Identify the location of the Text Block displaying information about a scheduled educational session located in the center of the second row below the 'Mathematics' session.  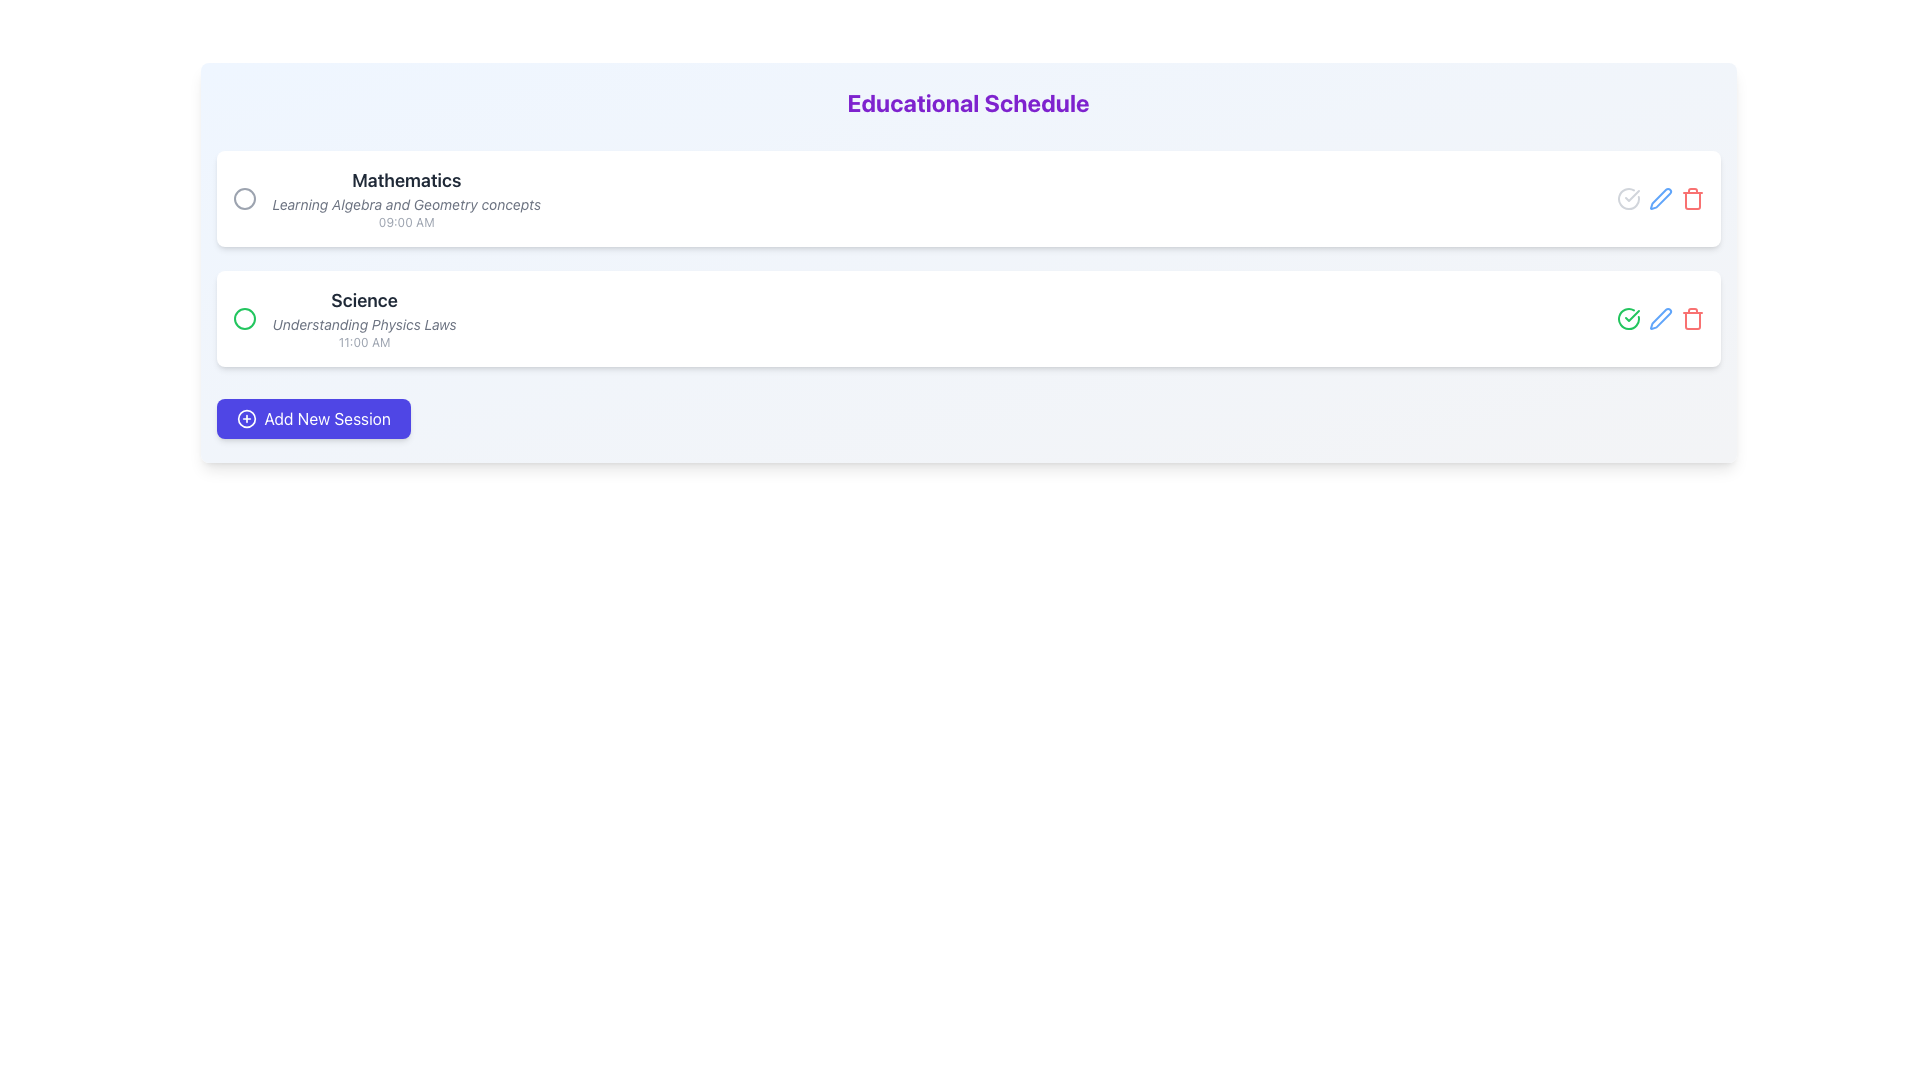
(364, 318).